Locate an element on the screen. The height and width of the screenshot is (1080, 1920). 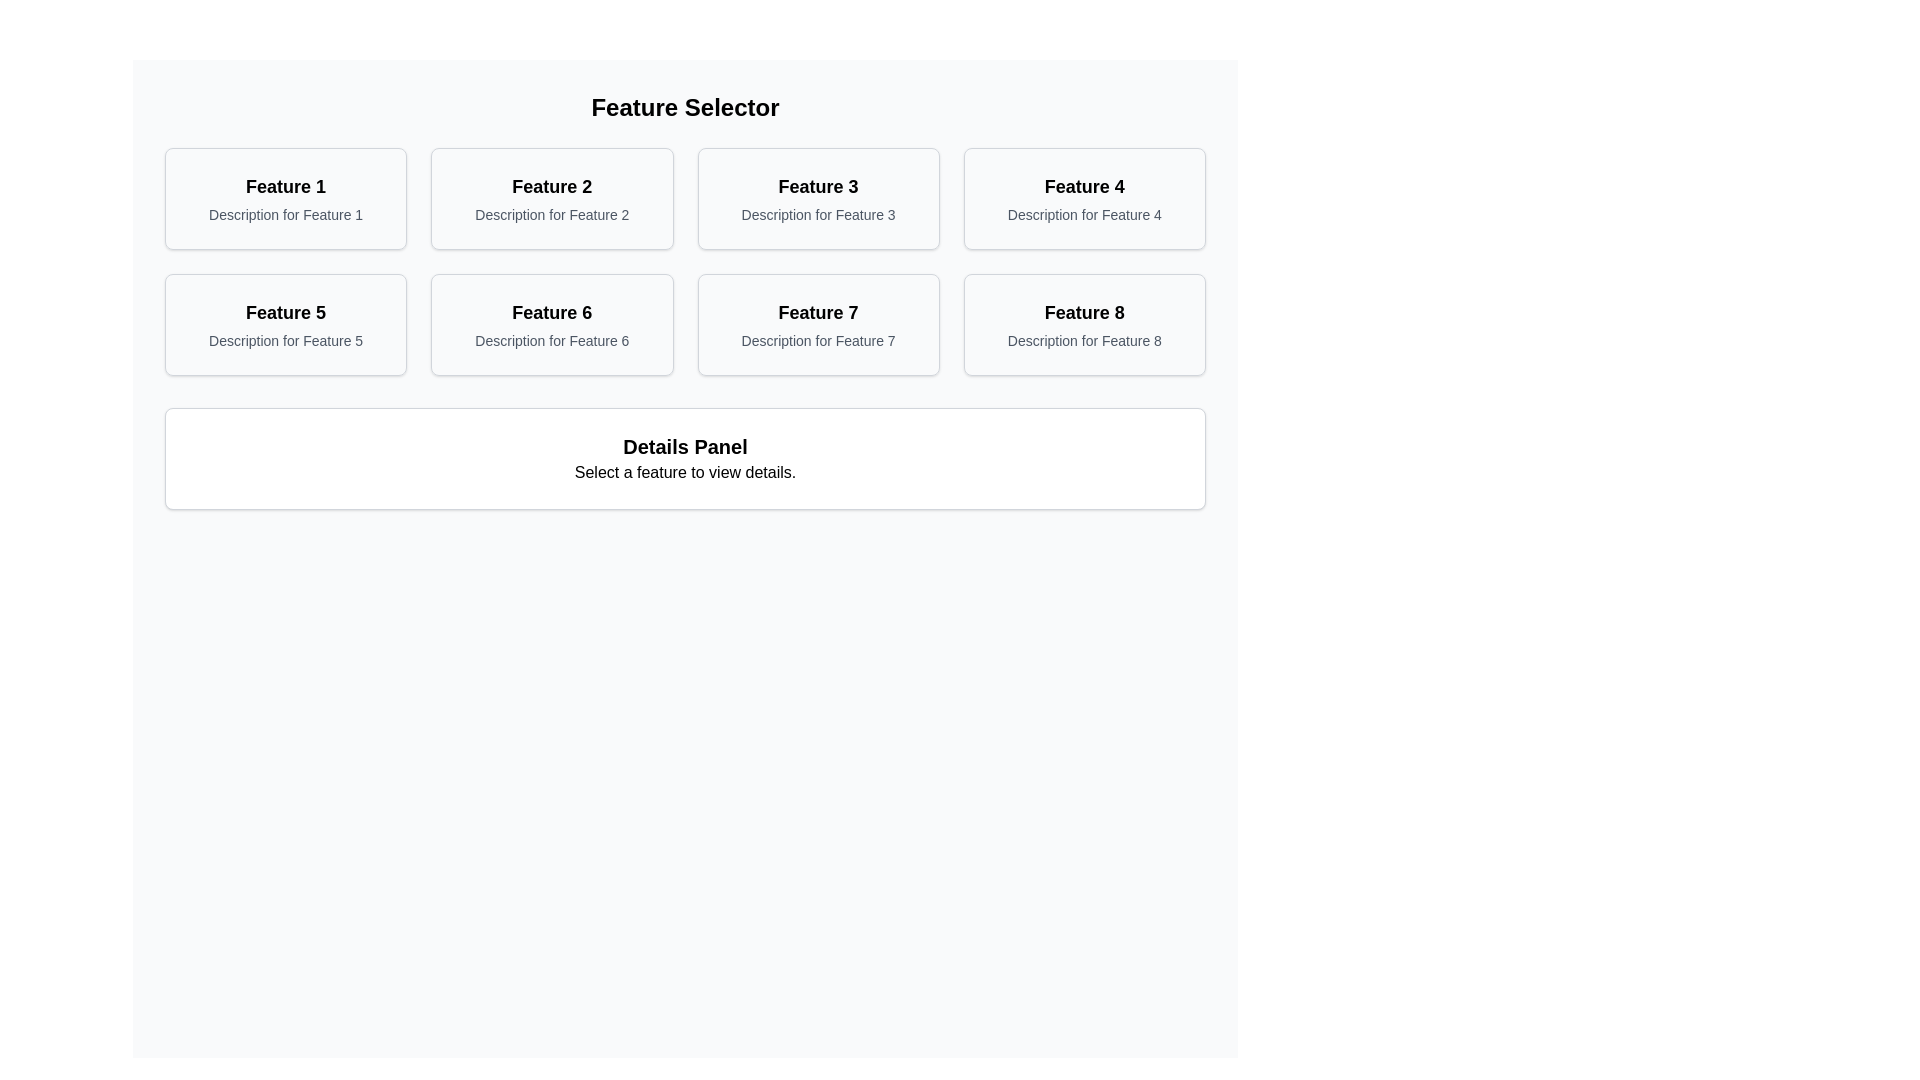
the Informational Card for 'Feature 8' located in the bottom-right corner of the grid layout is located at coordinates (1083, 323).